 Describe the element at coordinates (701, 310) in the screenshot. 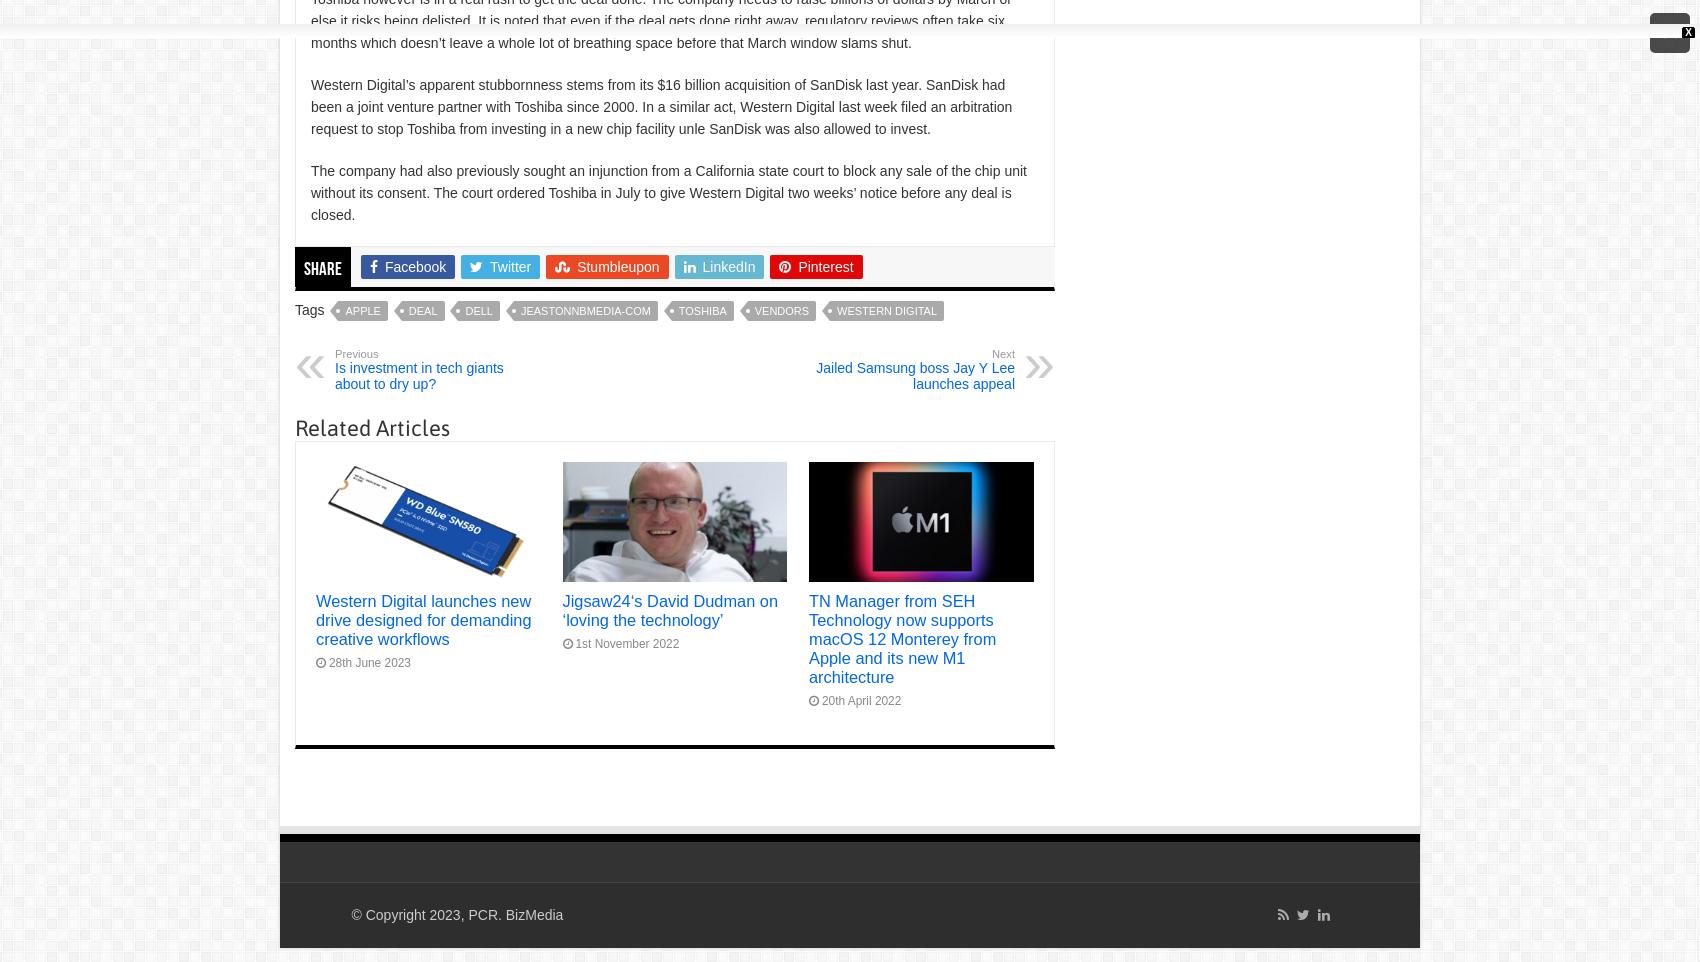

I see `'Toshiba'` at that location.